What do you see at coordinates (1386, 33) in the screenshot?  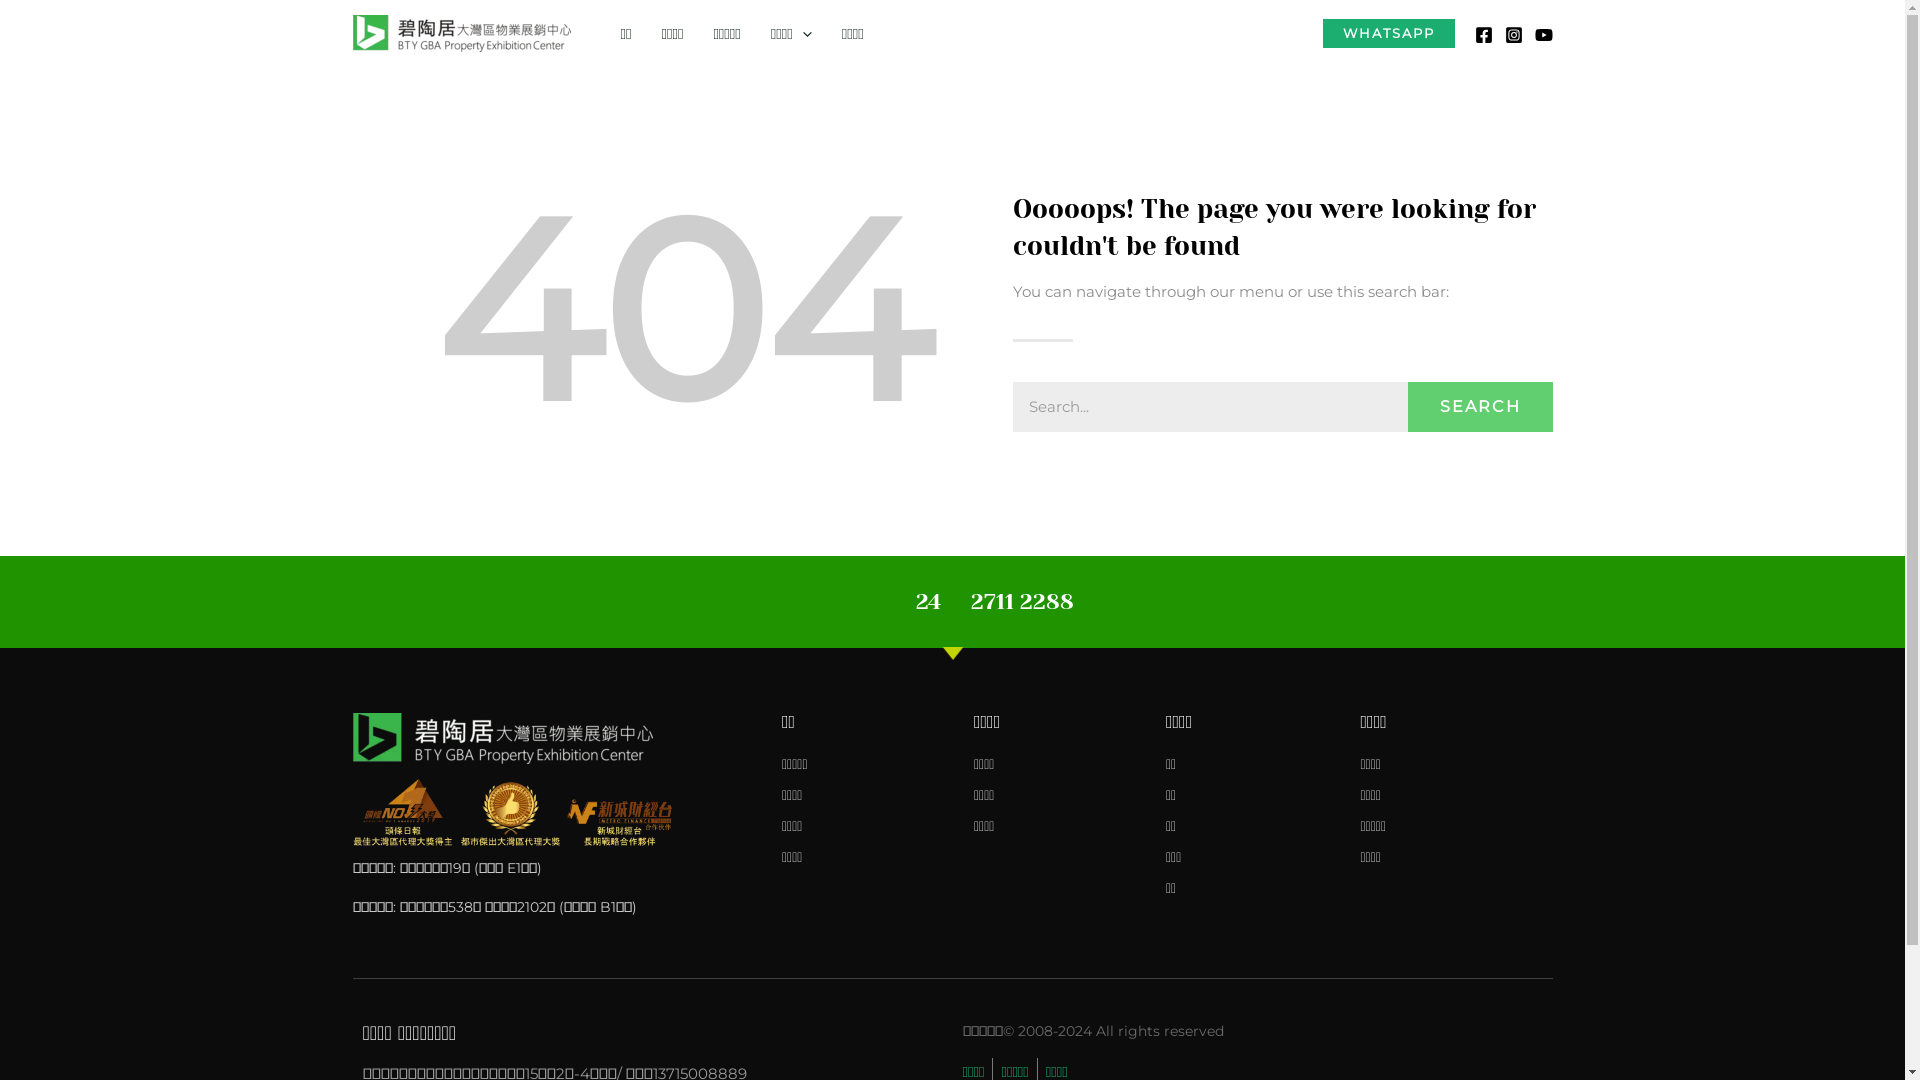 I see `'WHATSAPP'` at bounding box center [1386, 33].